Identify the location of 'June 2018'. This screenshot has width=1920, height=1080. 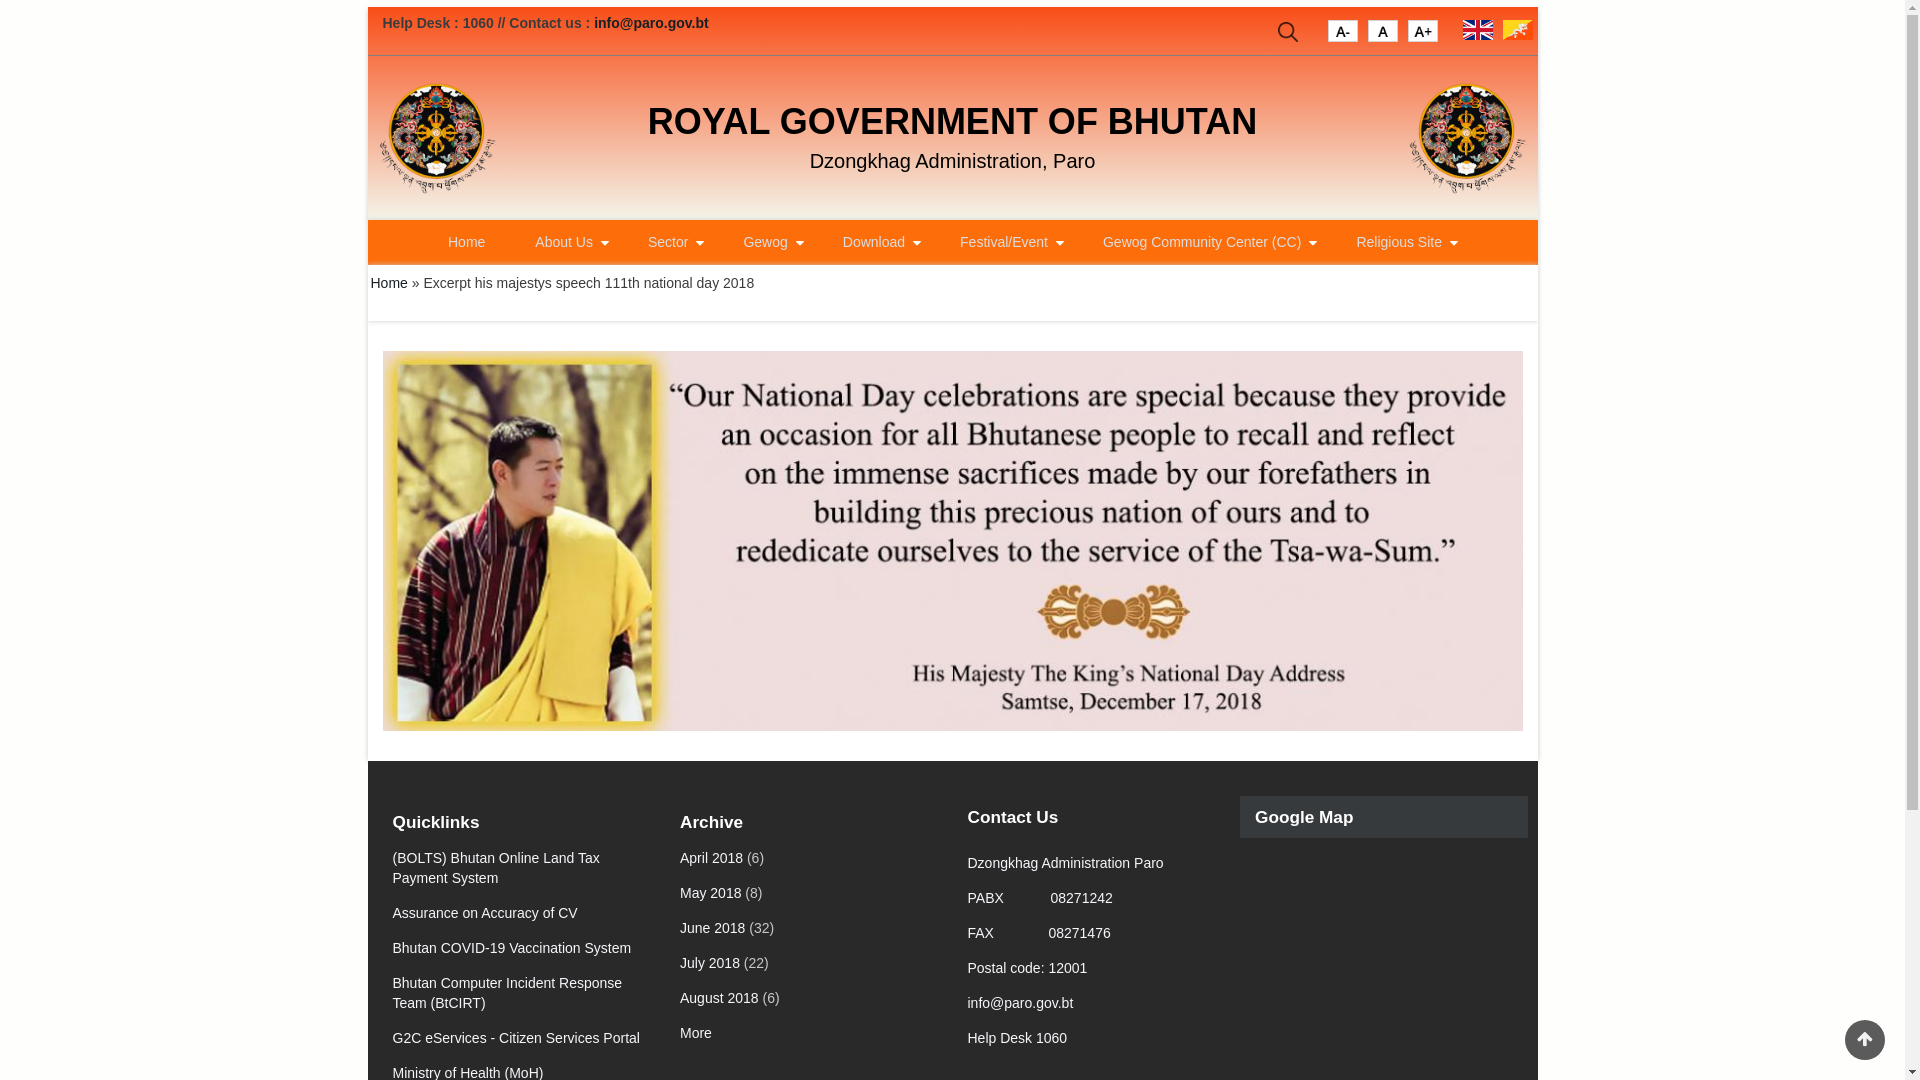
(712, 928).